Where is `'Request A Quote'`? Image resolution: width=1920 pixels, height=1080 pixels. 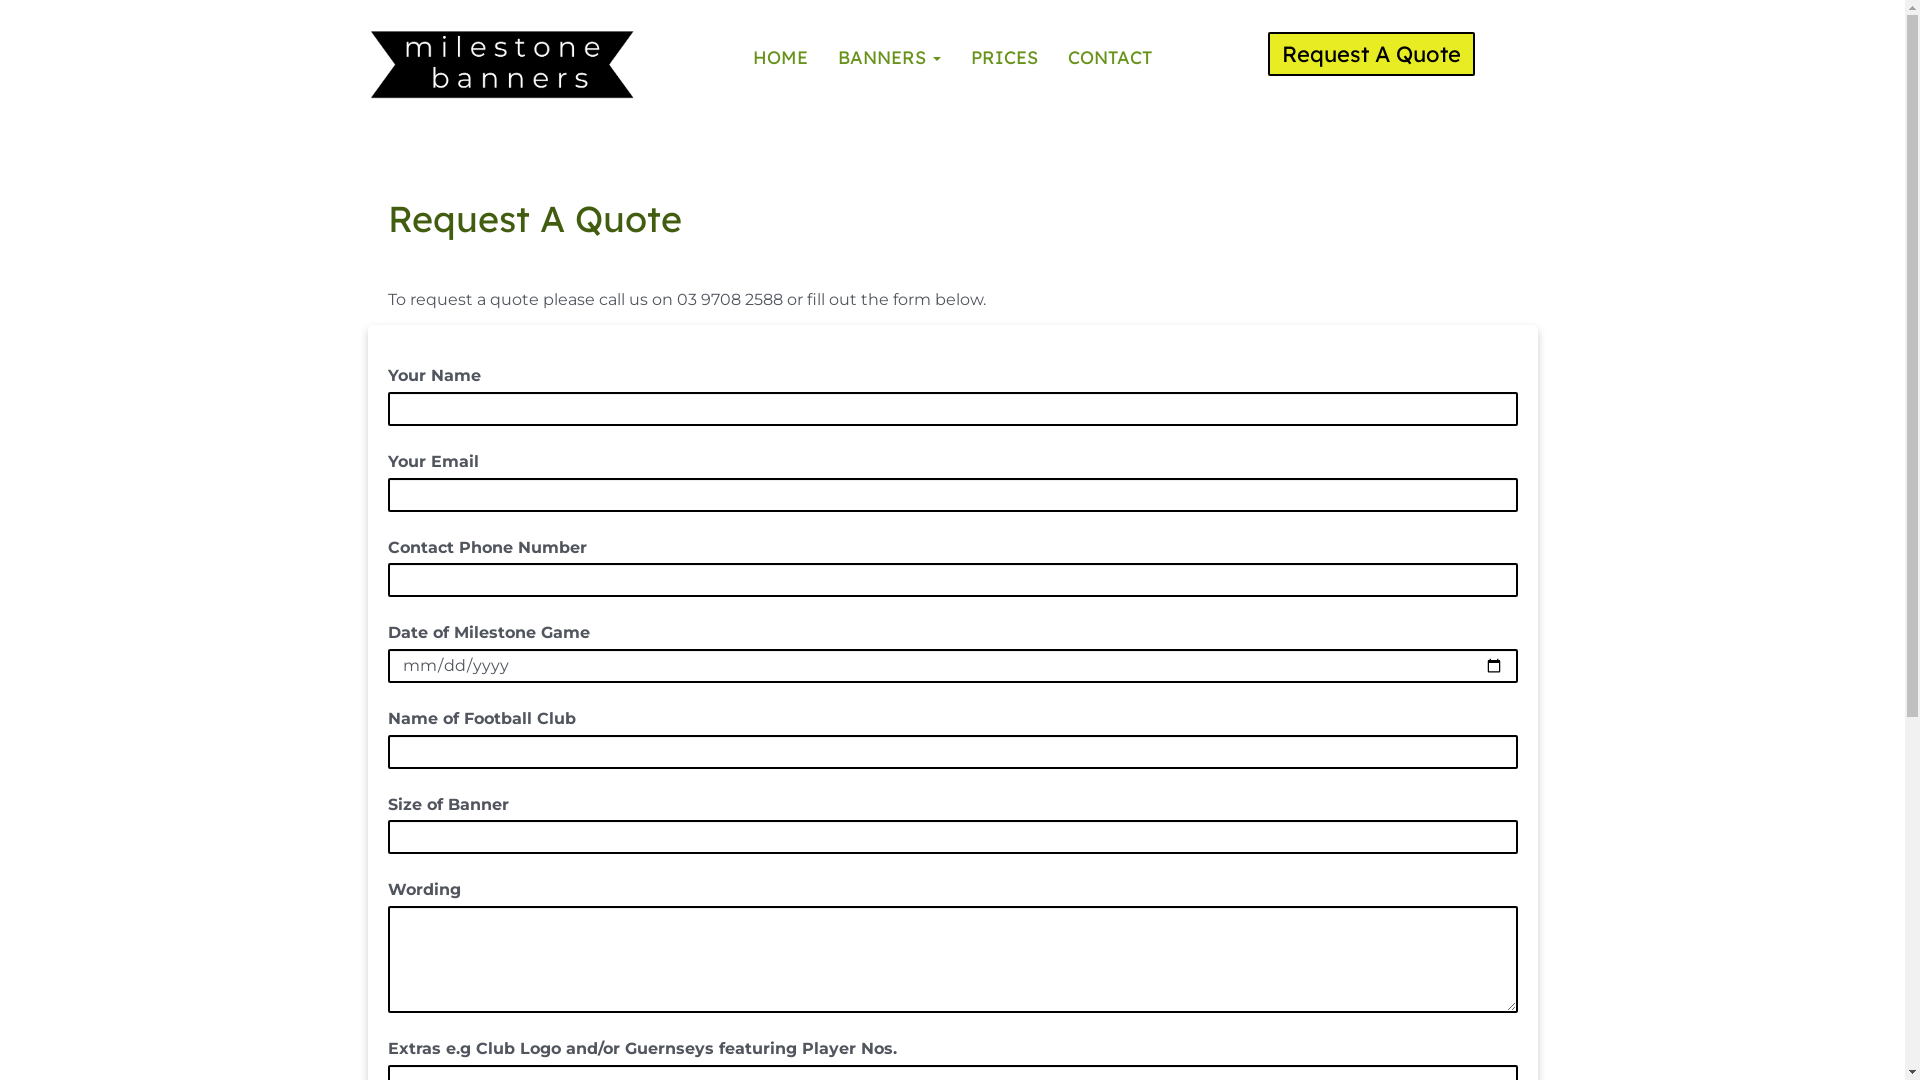 'Request A Quote' is located at coordinates (1370, 53).